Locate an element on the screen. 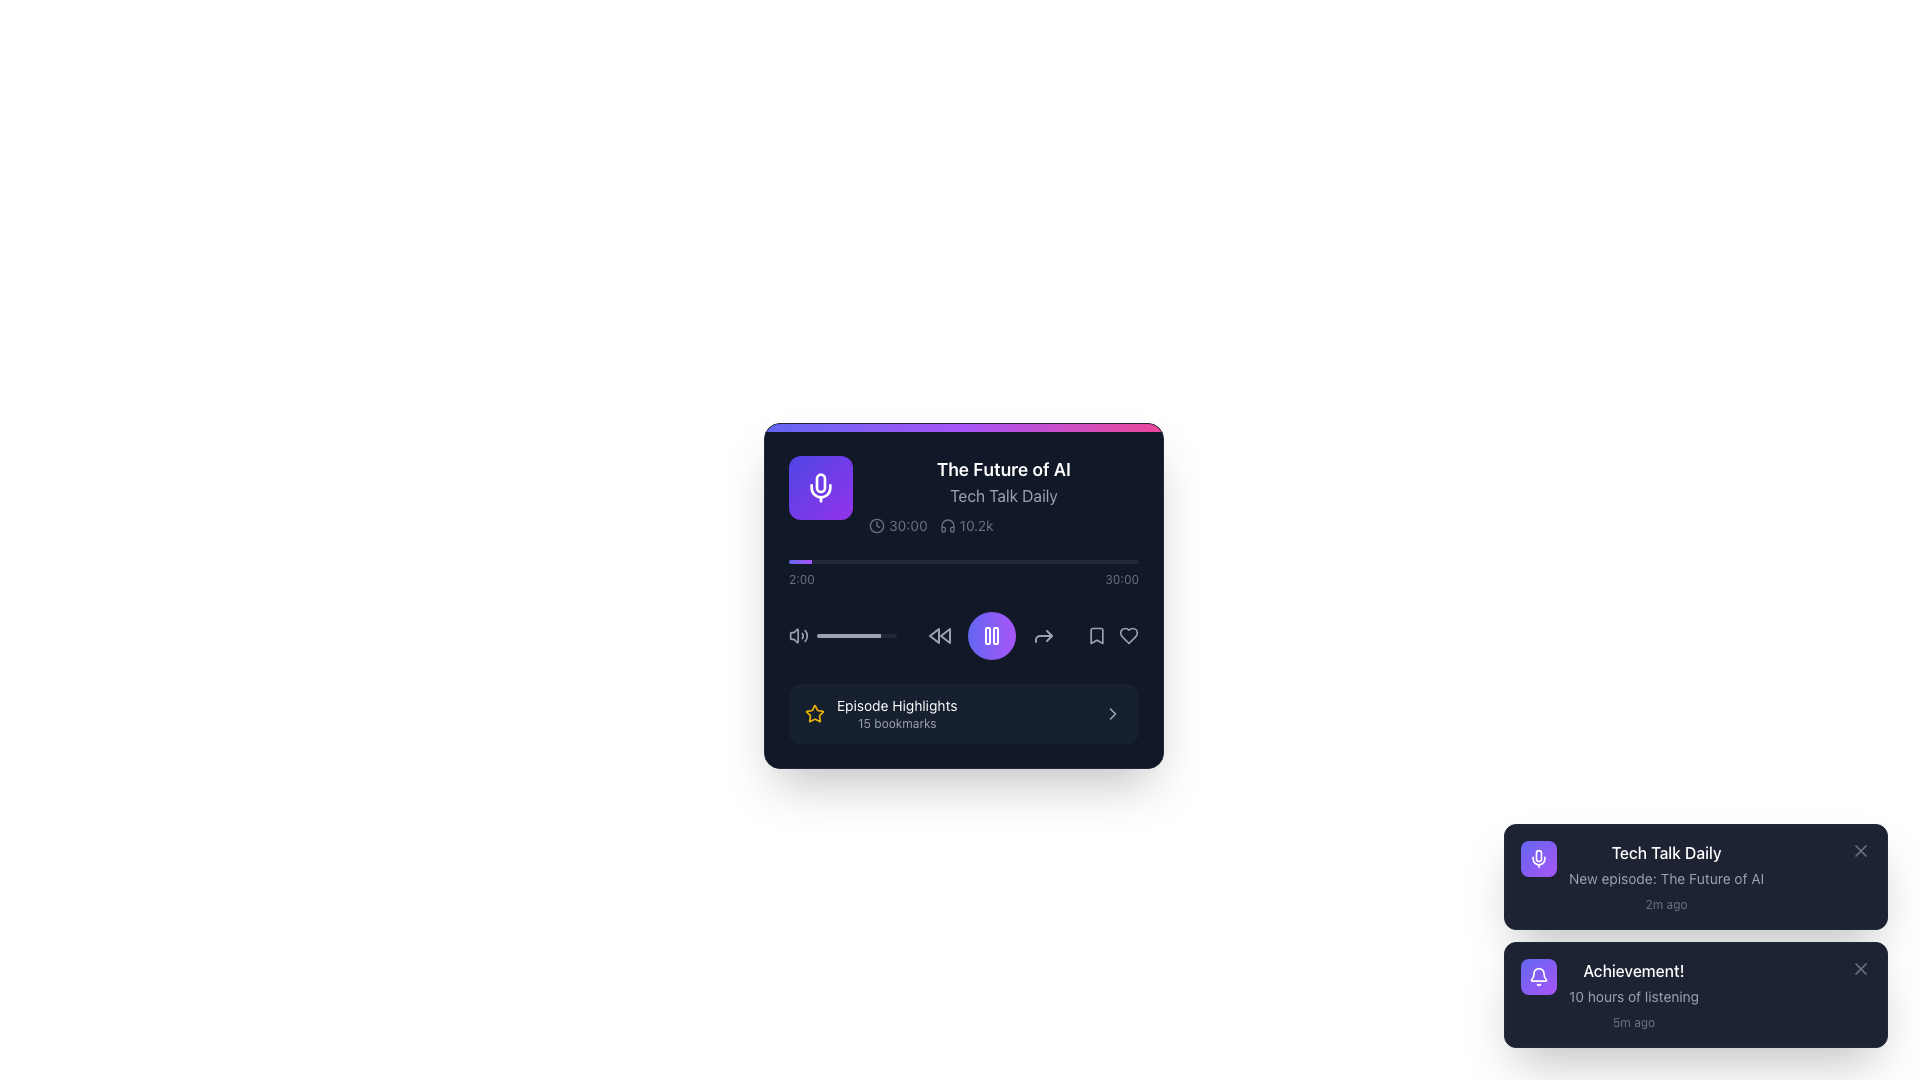 This screenshot has height=1080, width=1920. the small, rightward-pointing chevron icon in light gray located at the far right of the 'Episode Highlights' section after the text '15 bookmarks' is located at coordinates (1112, 712).